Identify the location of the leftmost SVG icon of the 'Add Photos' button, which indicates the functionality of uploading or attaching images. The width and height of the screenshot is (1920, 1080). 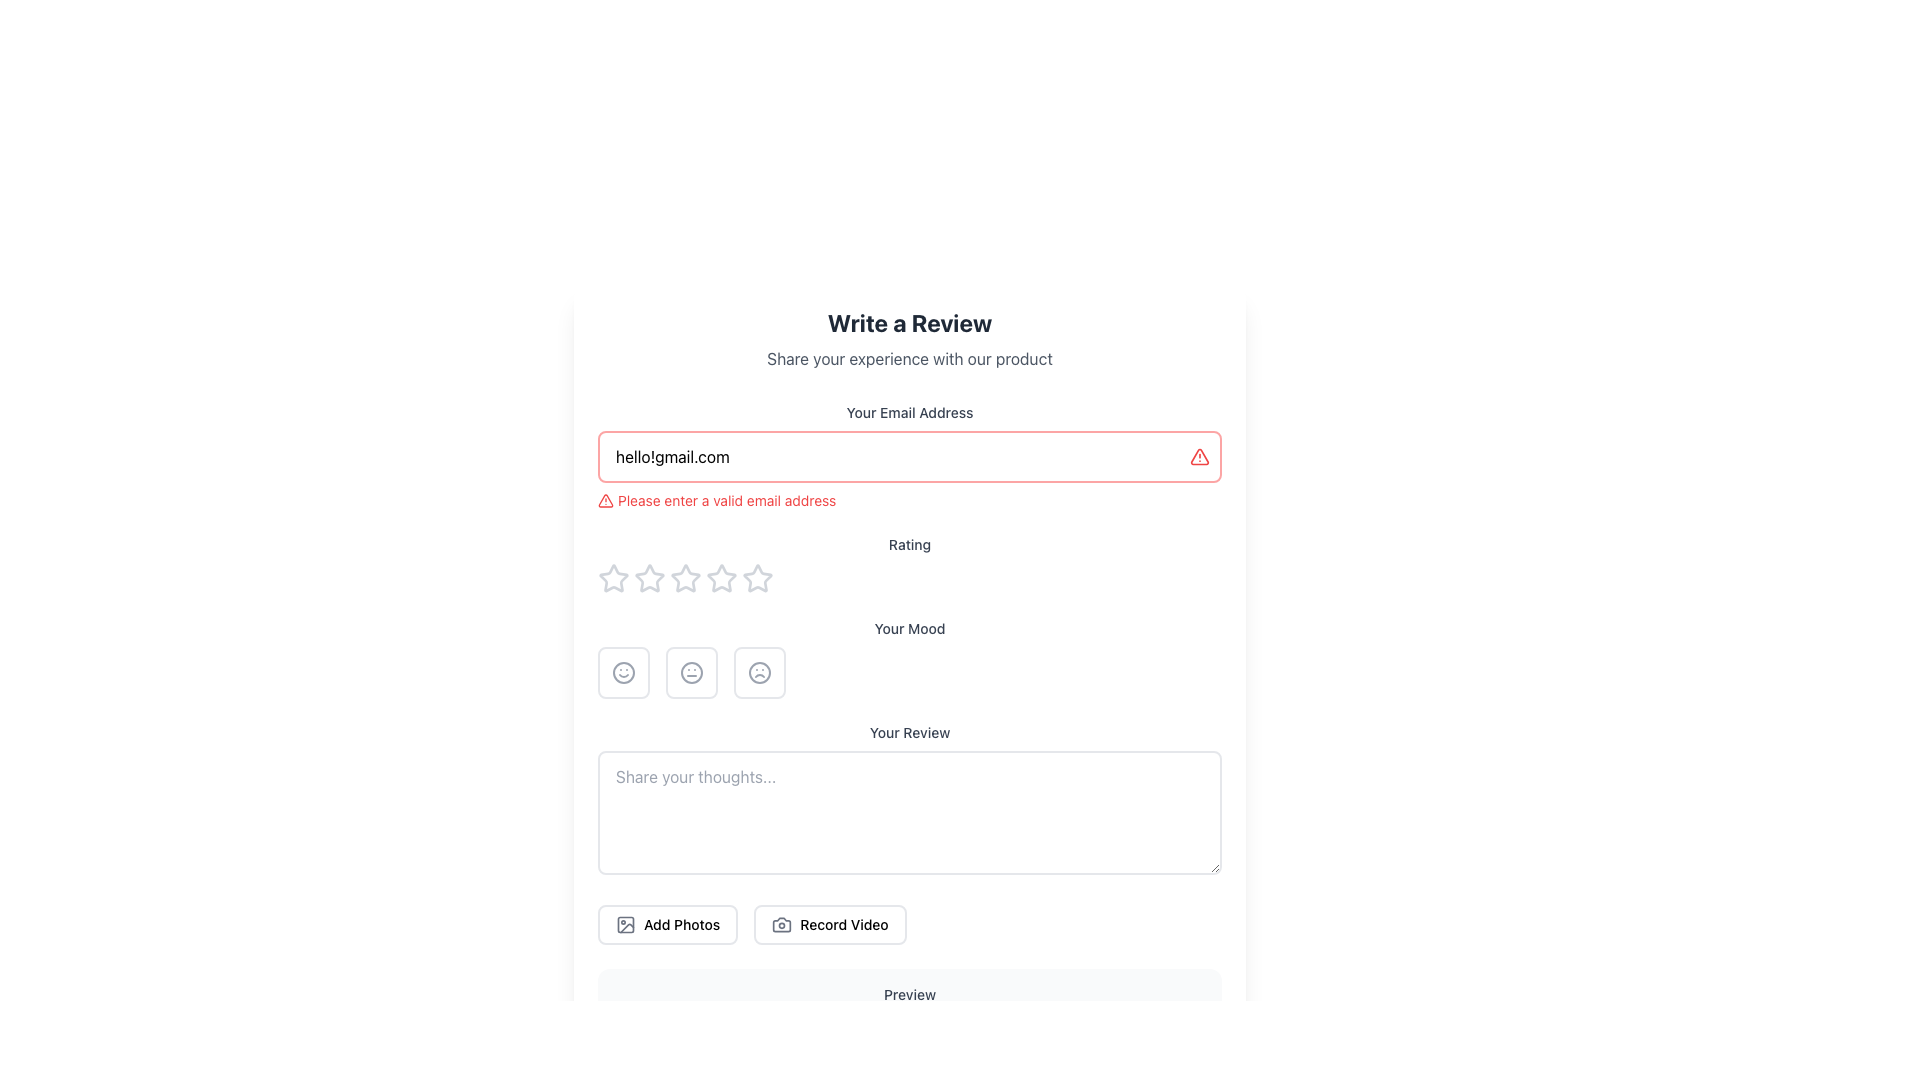
(624, 925).